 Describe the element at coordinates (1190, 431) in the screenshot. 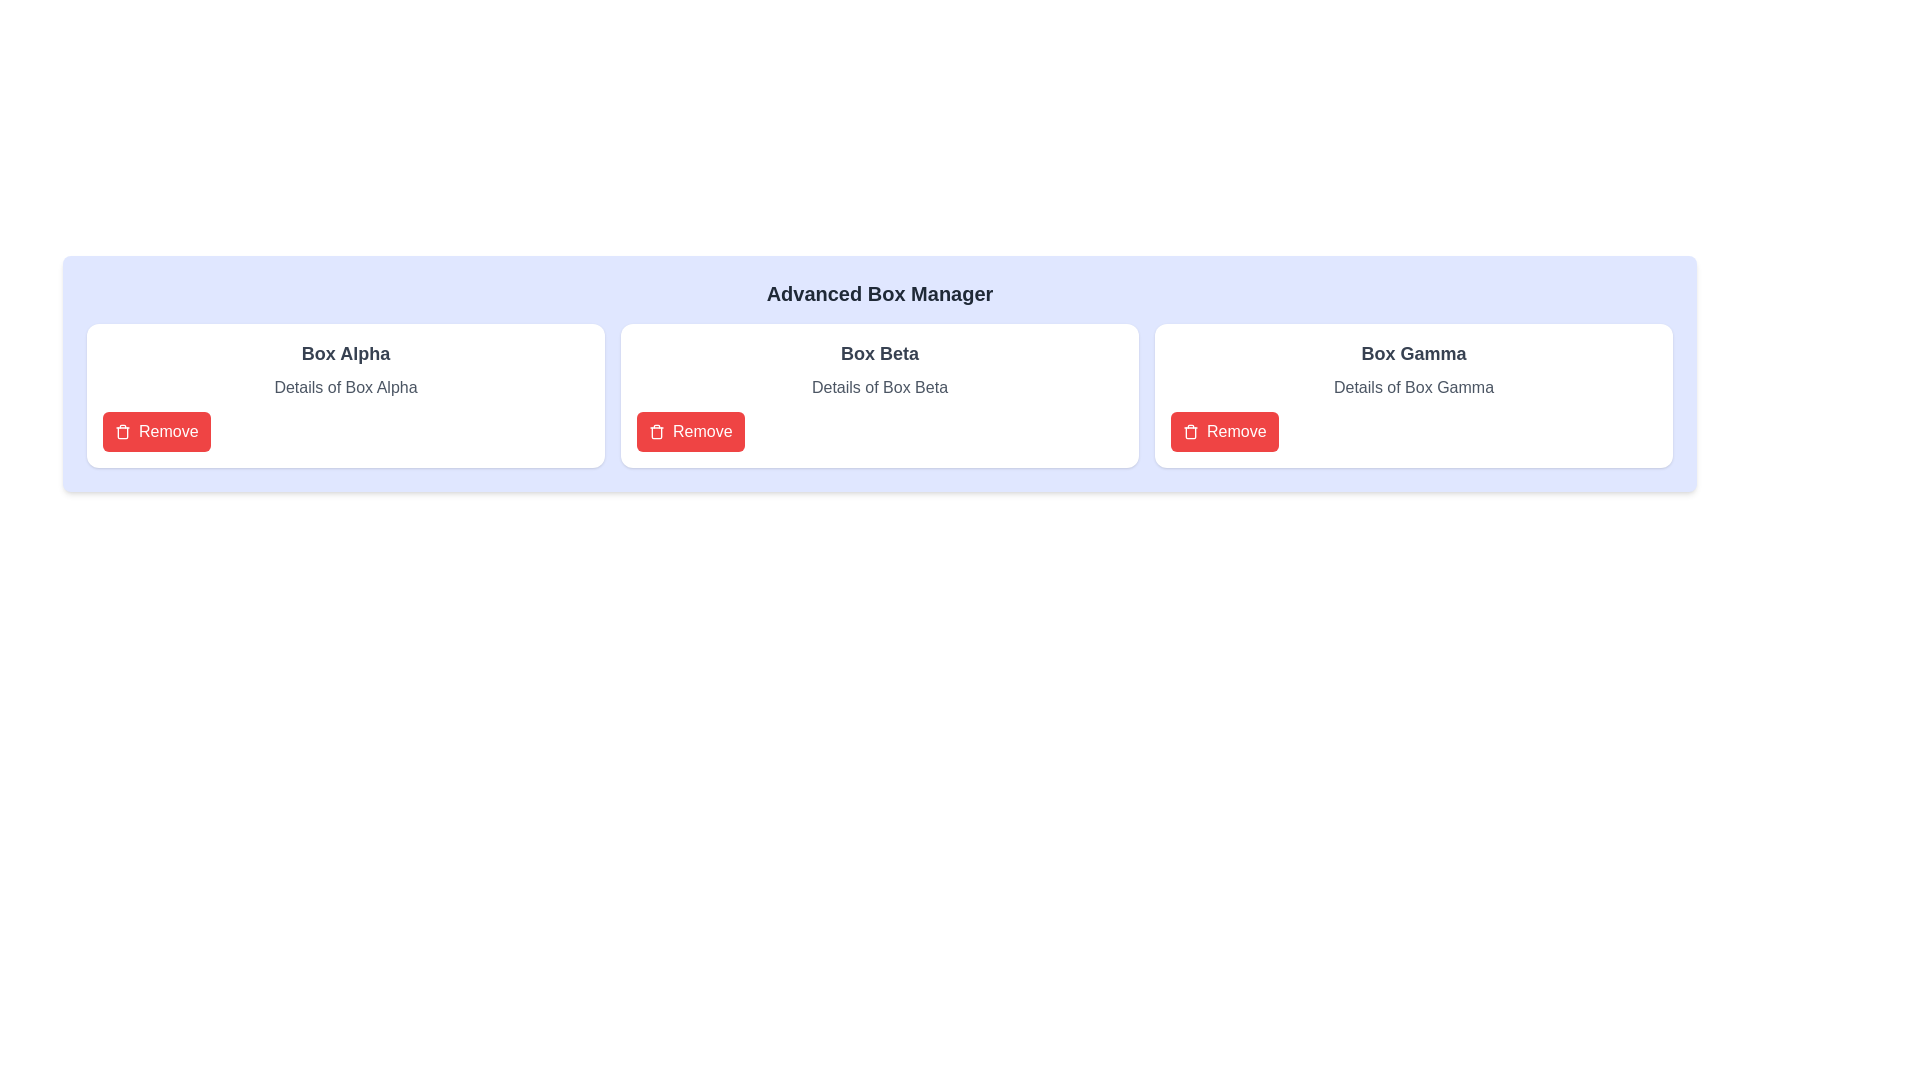

I see `the trash icon located within the 'Remove' button of the 'Box Beta' card` at that location.